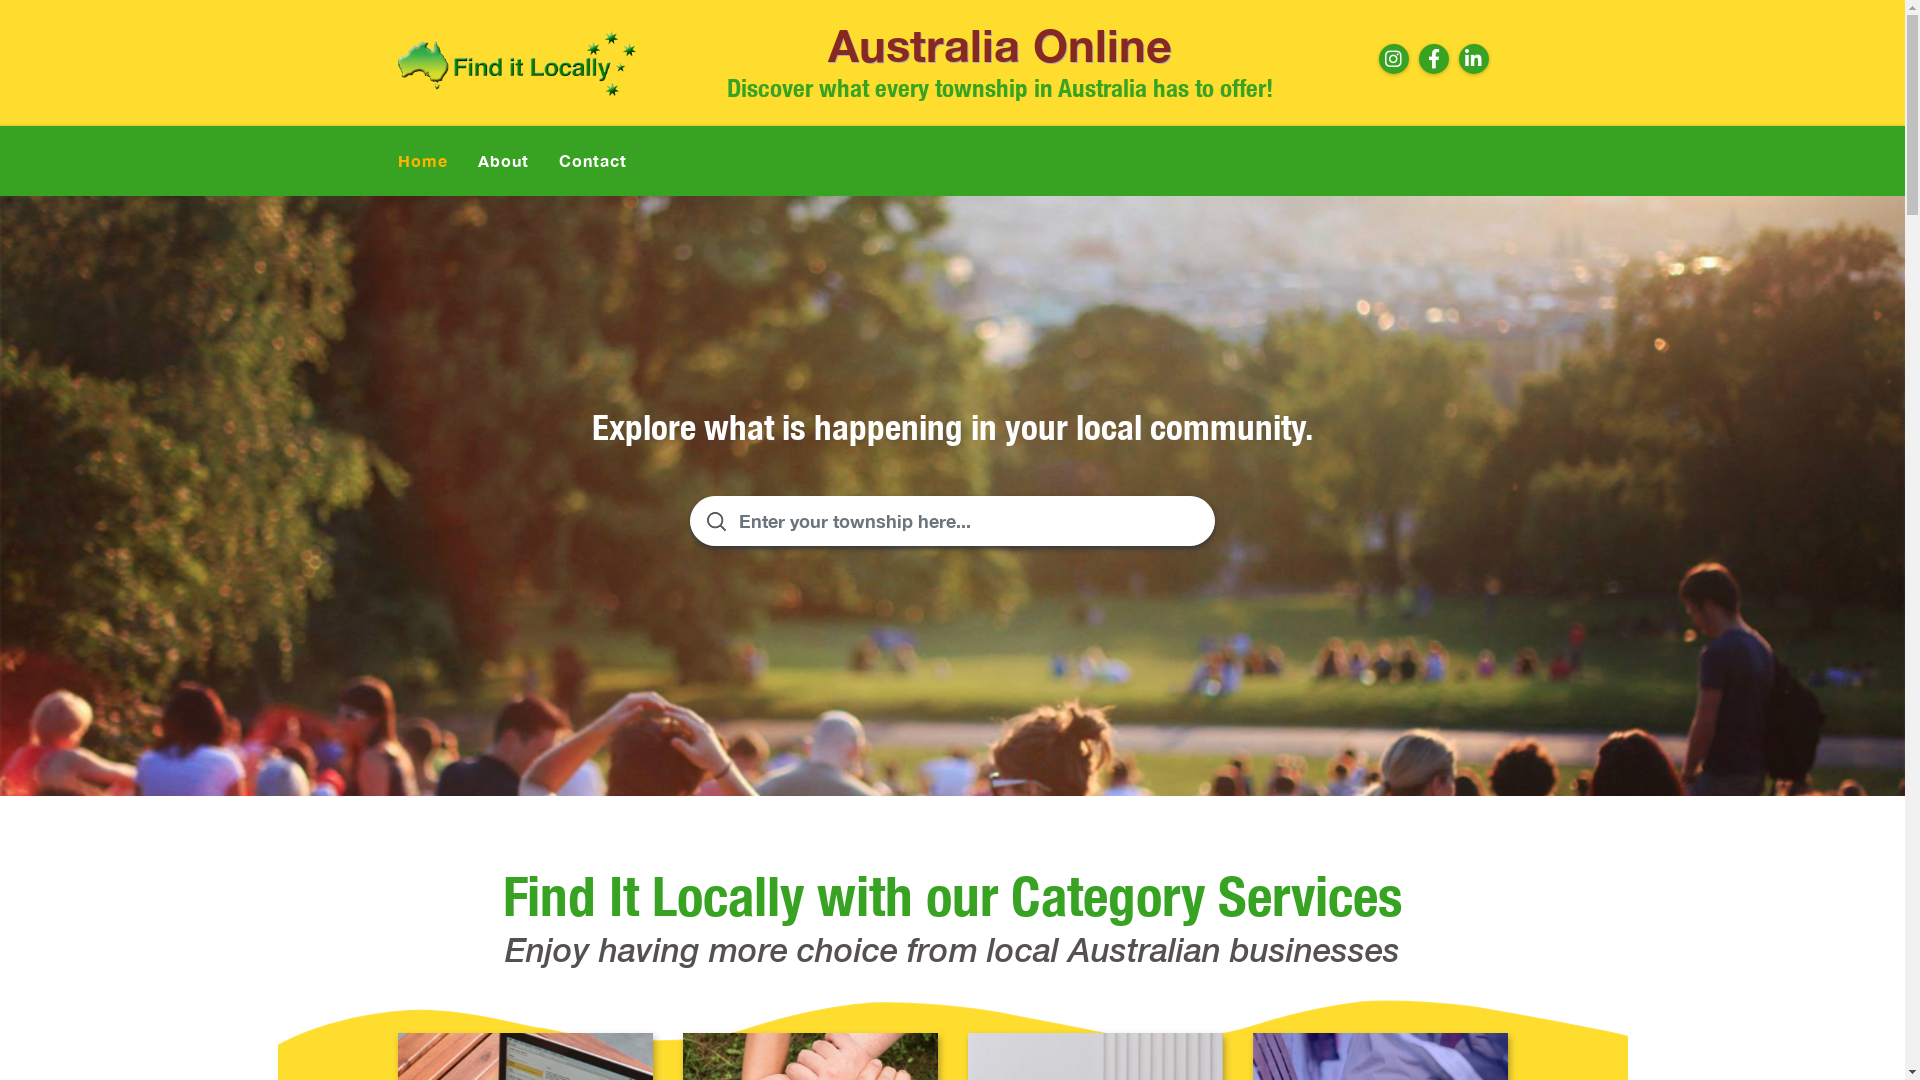 This screenshot has height=1080, width=1920. What do you see at coordinates (1392, 57) in the screenshot?
I see `'Instagram'` at bounding box center [1392, 57].